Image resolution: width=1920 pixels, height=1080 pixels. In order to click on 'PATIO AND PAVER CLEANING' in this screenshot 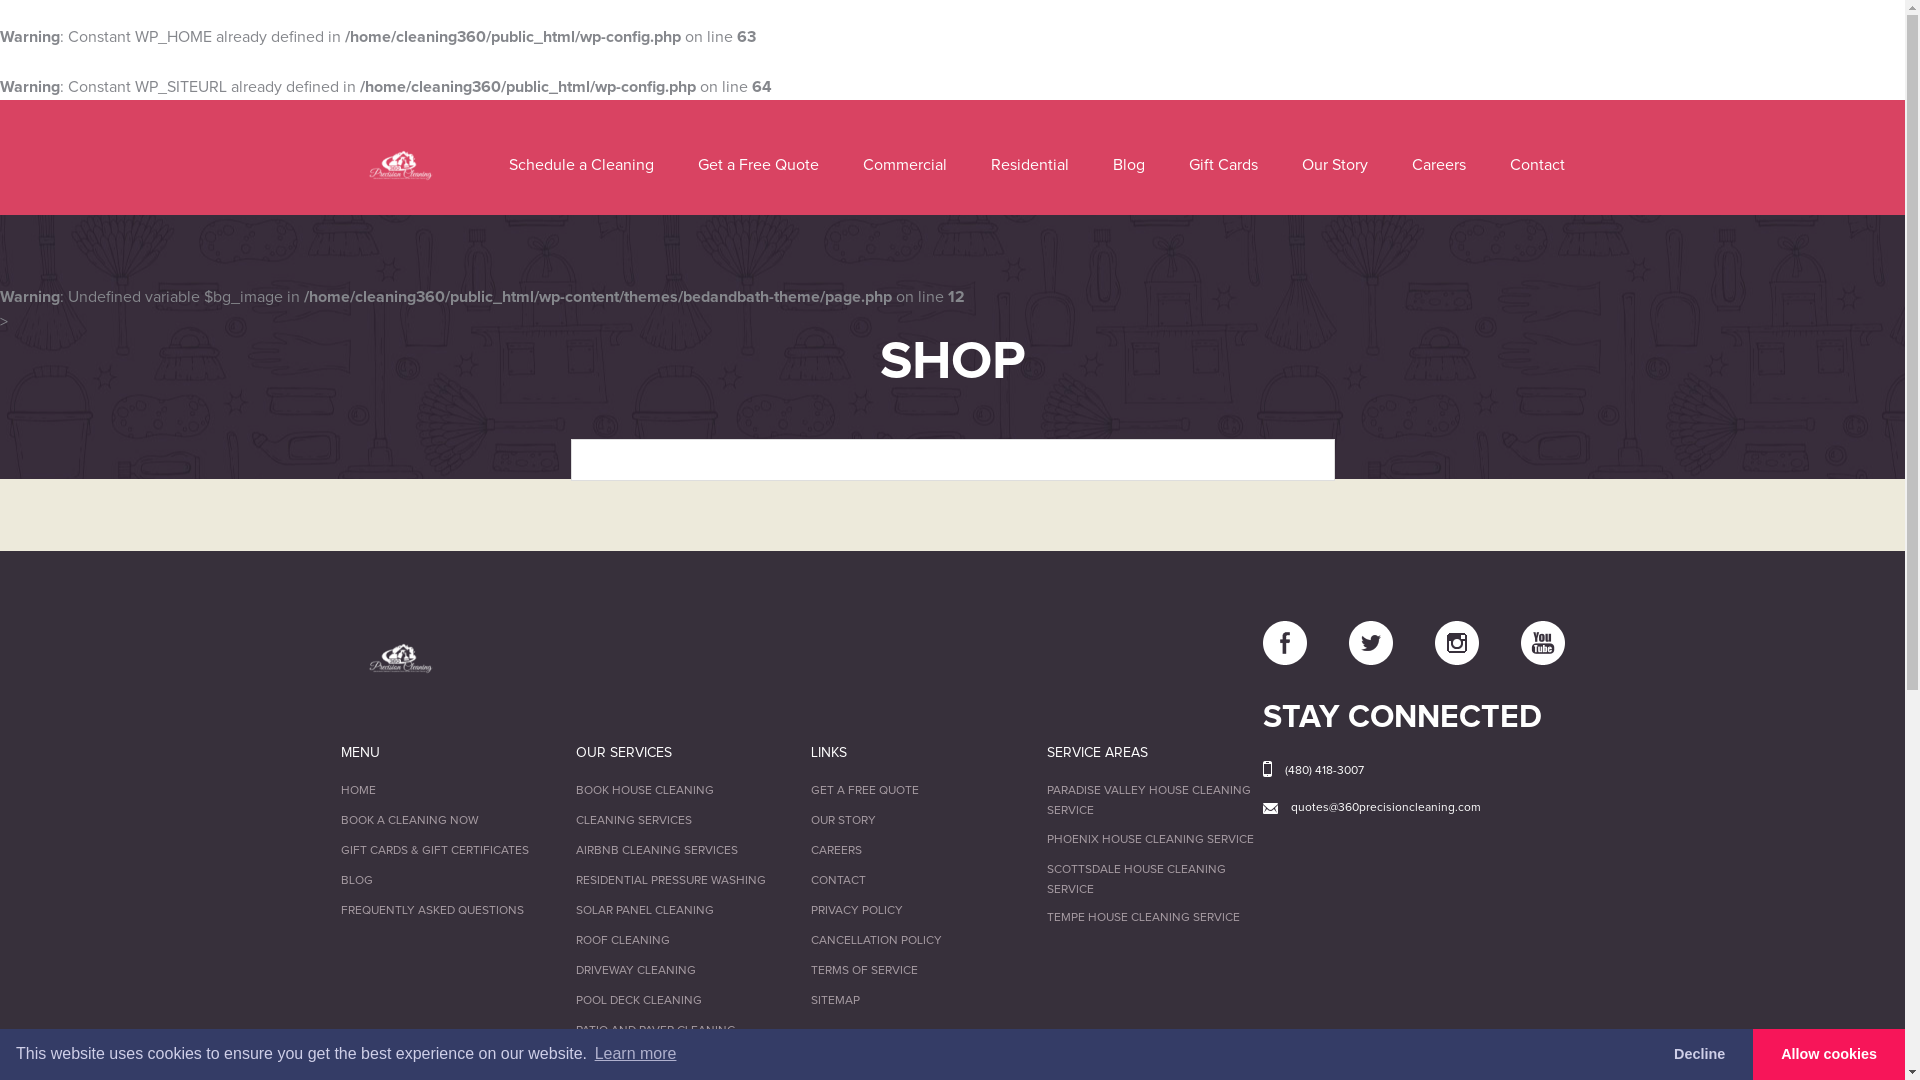, I will do `click(656, 1030)`.